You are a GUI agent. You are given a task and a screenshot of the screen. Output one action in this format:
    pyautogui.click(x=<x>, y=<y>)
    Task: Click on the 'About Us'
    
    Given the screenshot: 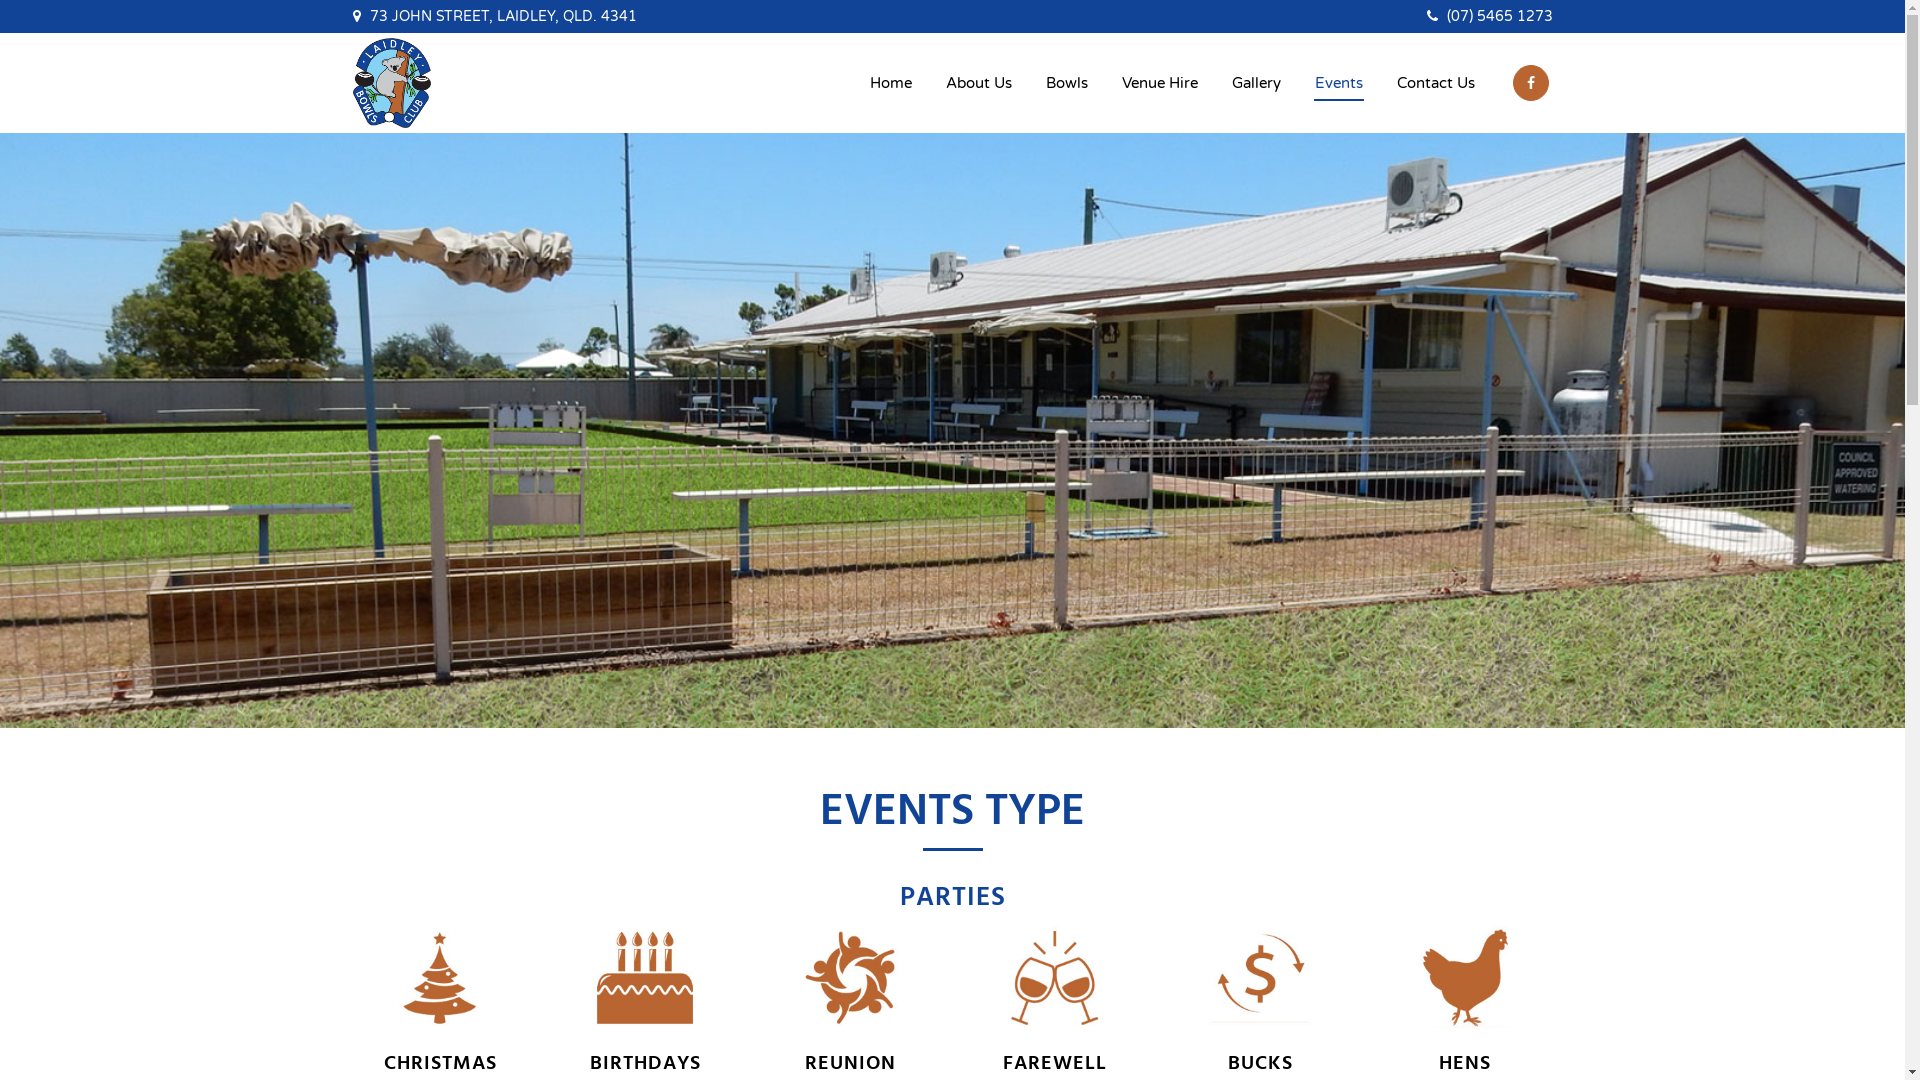 What is the action you would take?
    pyautogui.click(x=979, y=82)
    